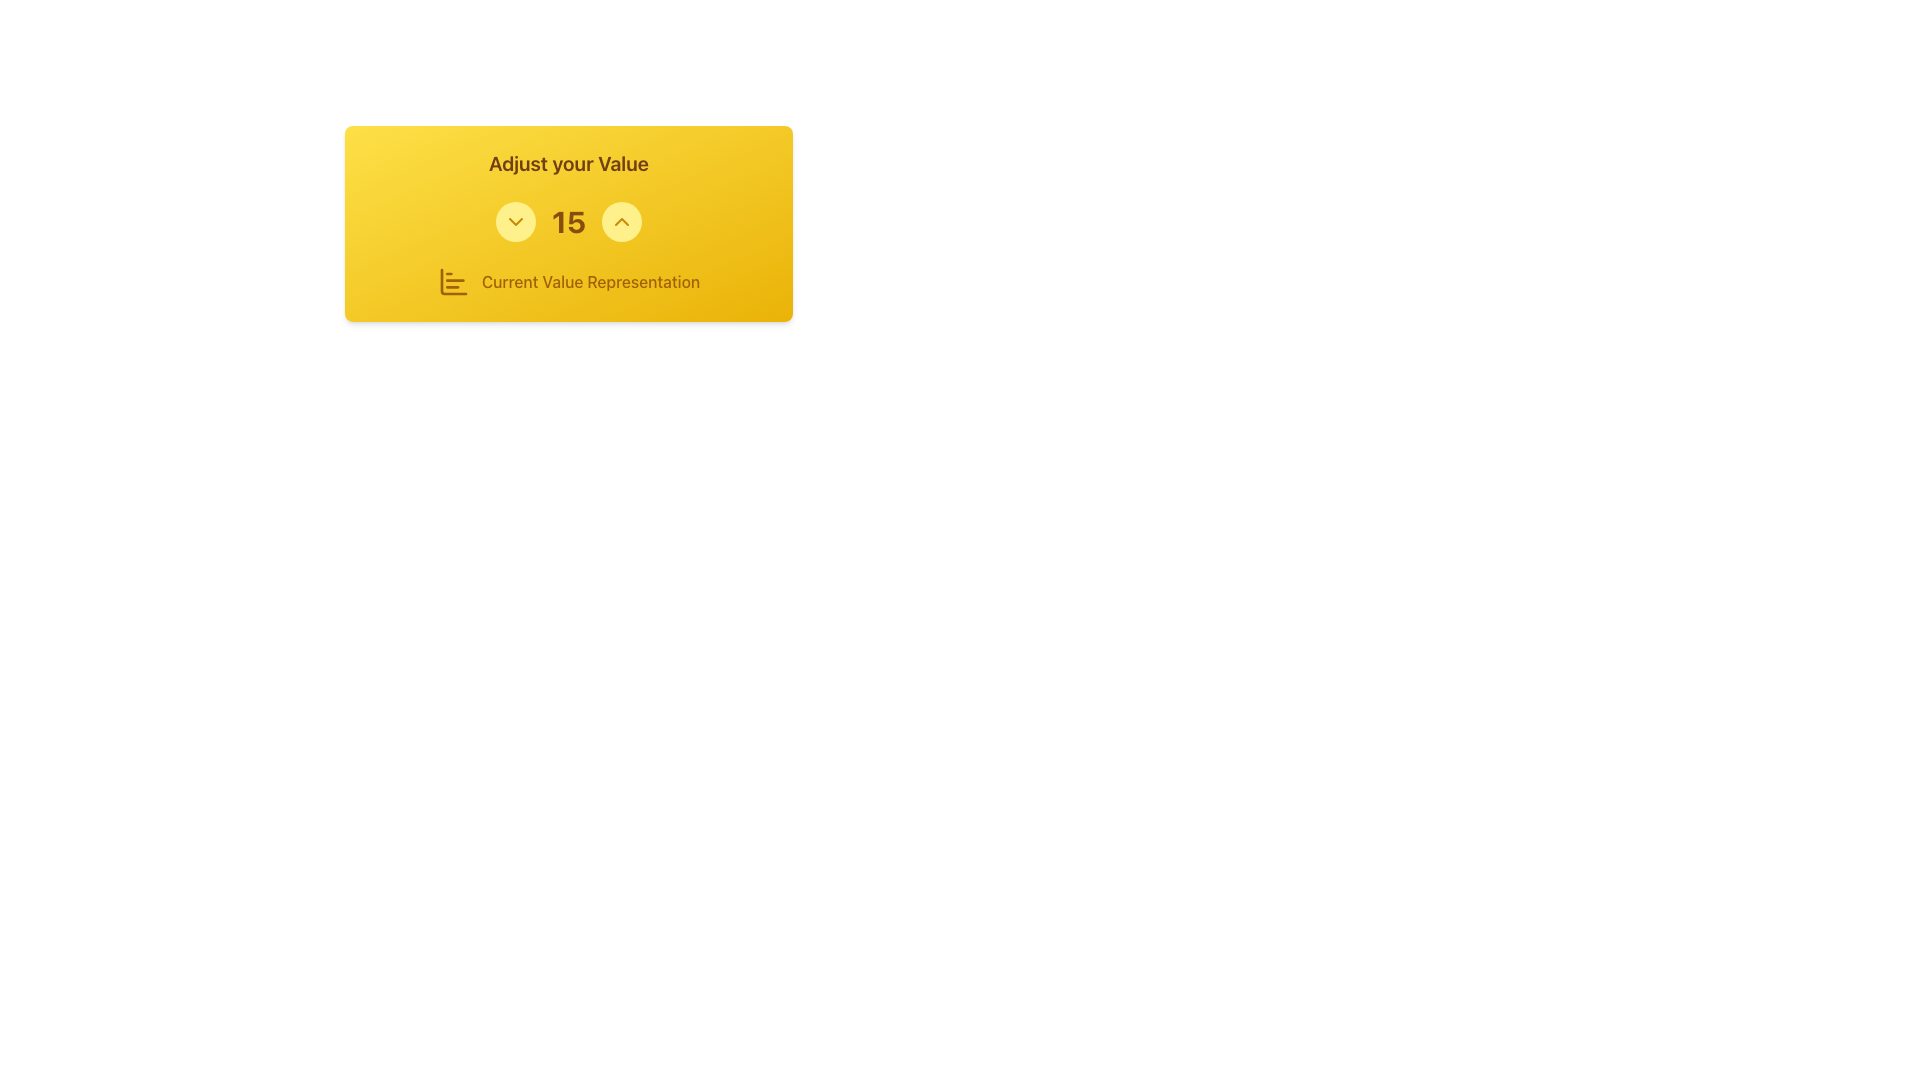 This screenshot has height=1080, width=1920. What do you see at coordinates (567, 222) in the screenshot?
I see `the main numerical text display showing '15' in bold dark yellow against a yellow background, centrally placed among sibling elements in the user interface` at bounding box center [567, 222].